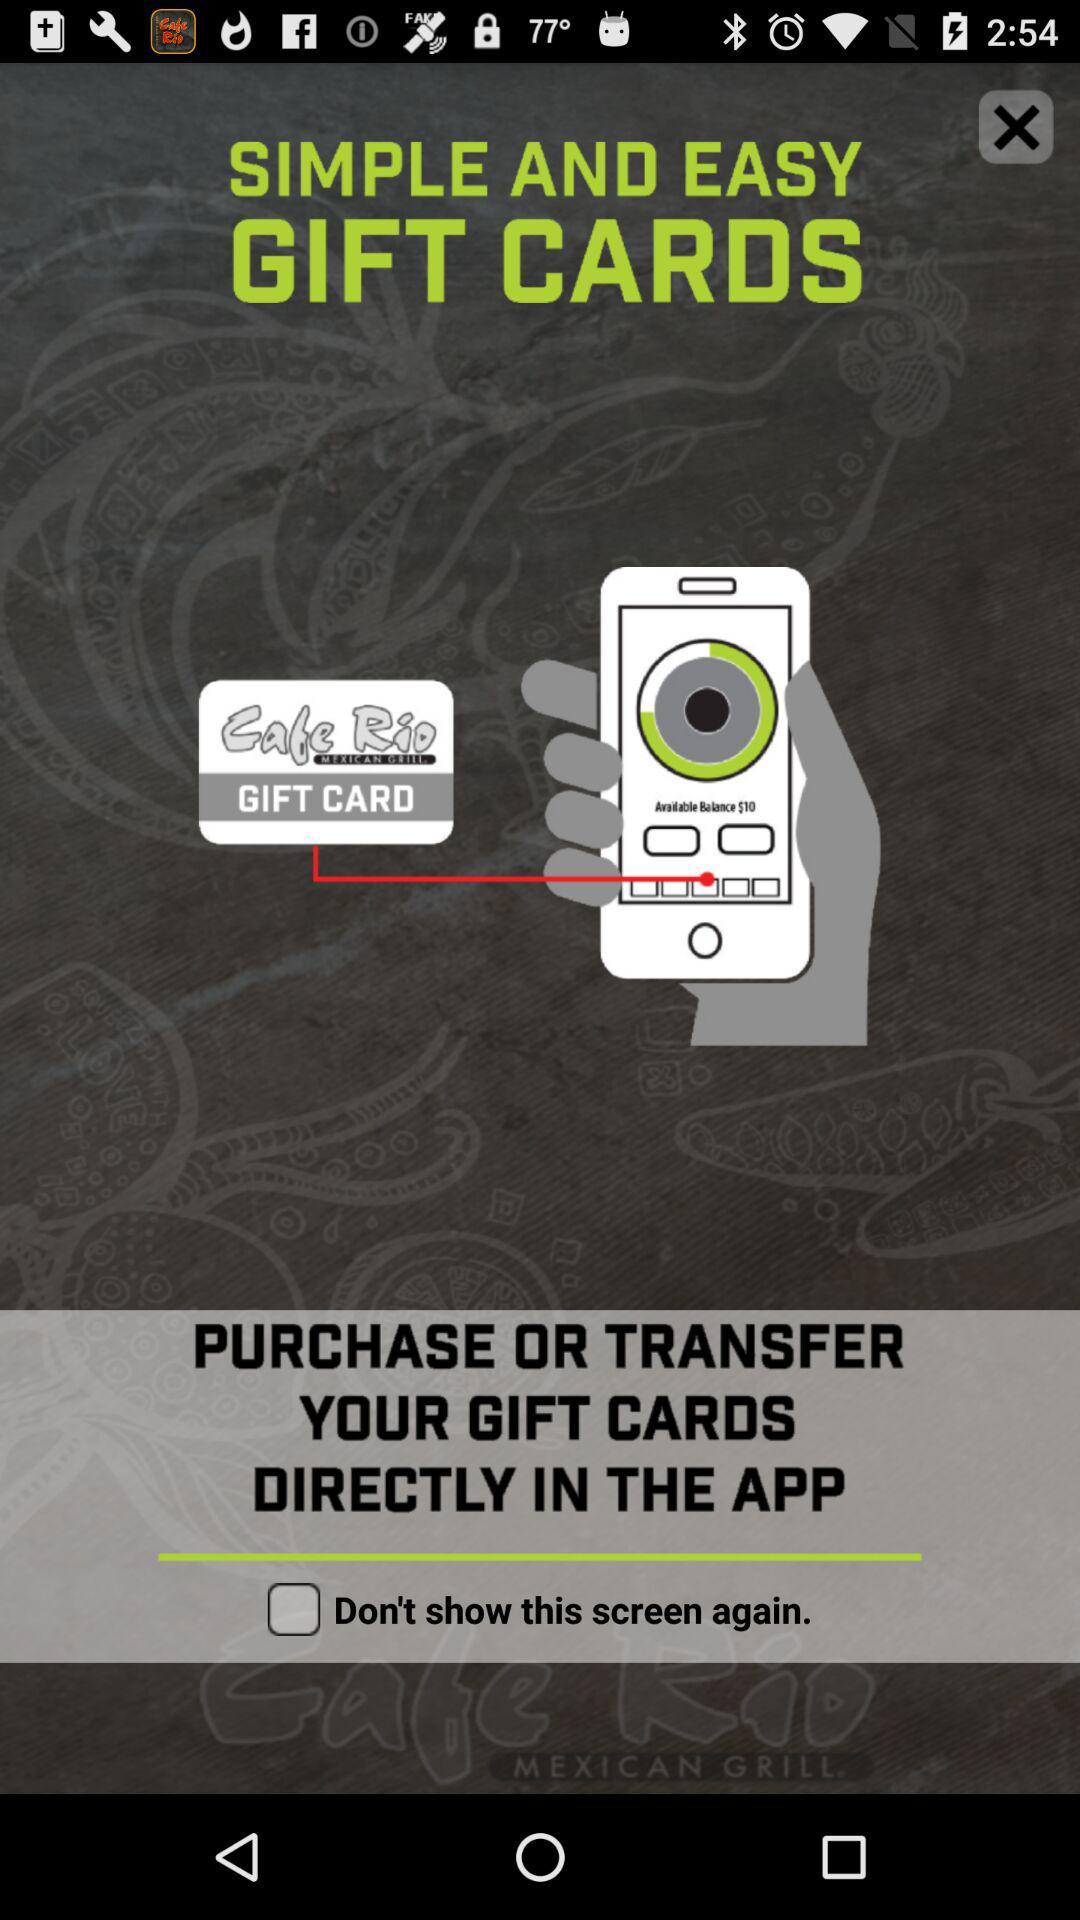 The height and width of the screenshot is (1920, 1080). What do you see at coordinates (1016, 134) in the screenshot?
I see `the close icon` at bounding box center [1016, 134].